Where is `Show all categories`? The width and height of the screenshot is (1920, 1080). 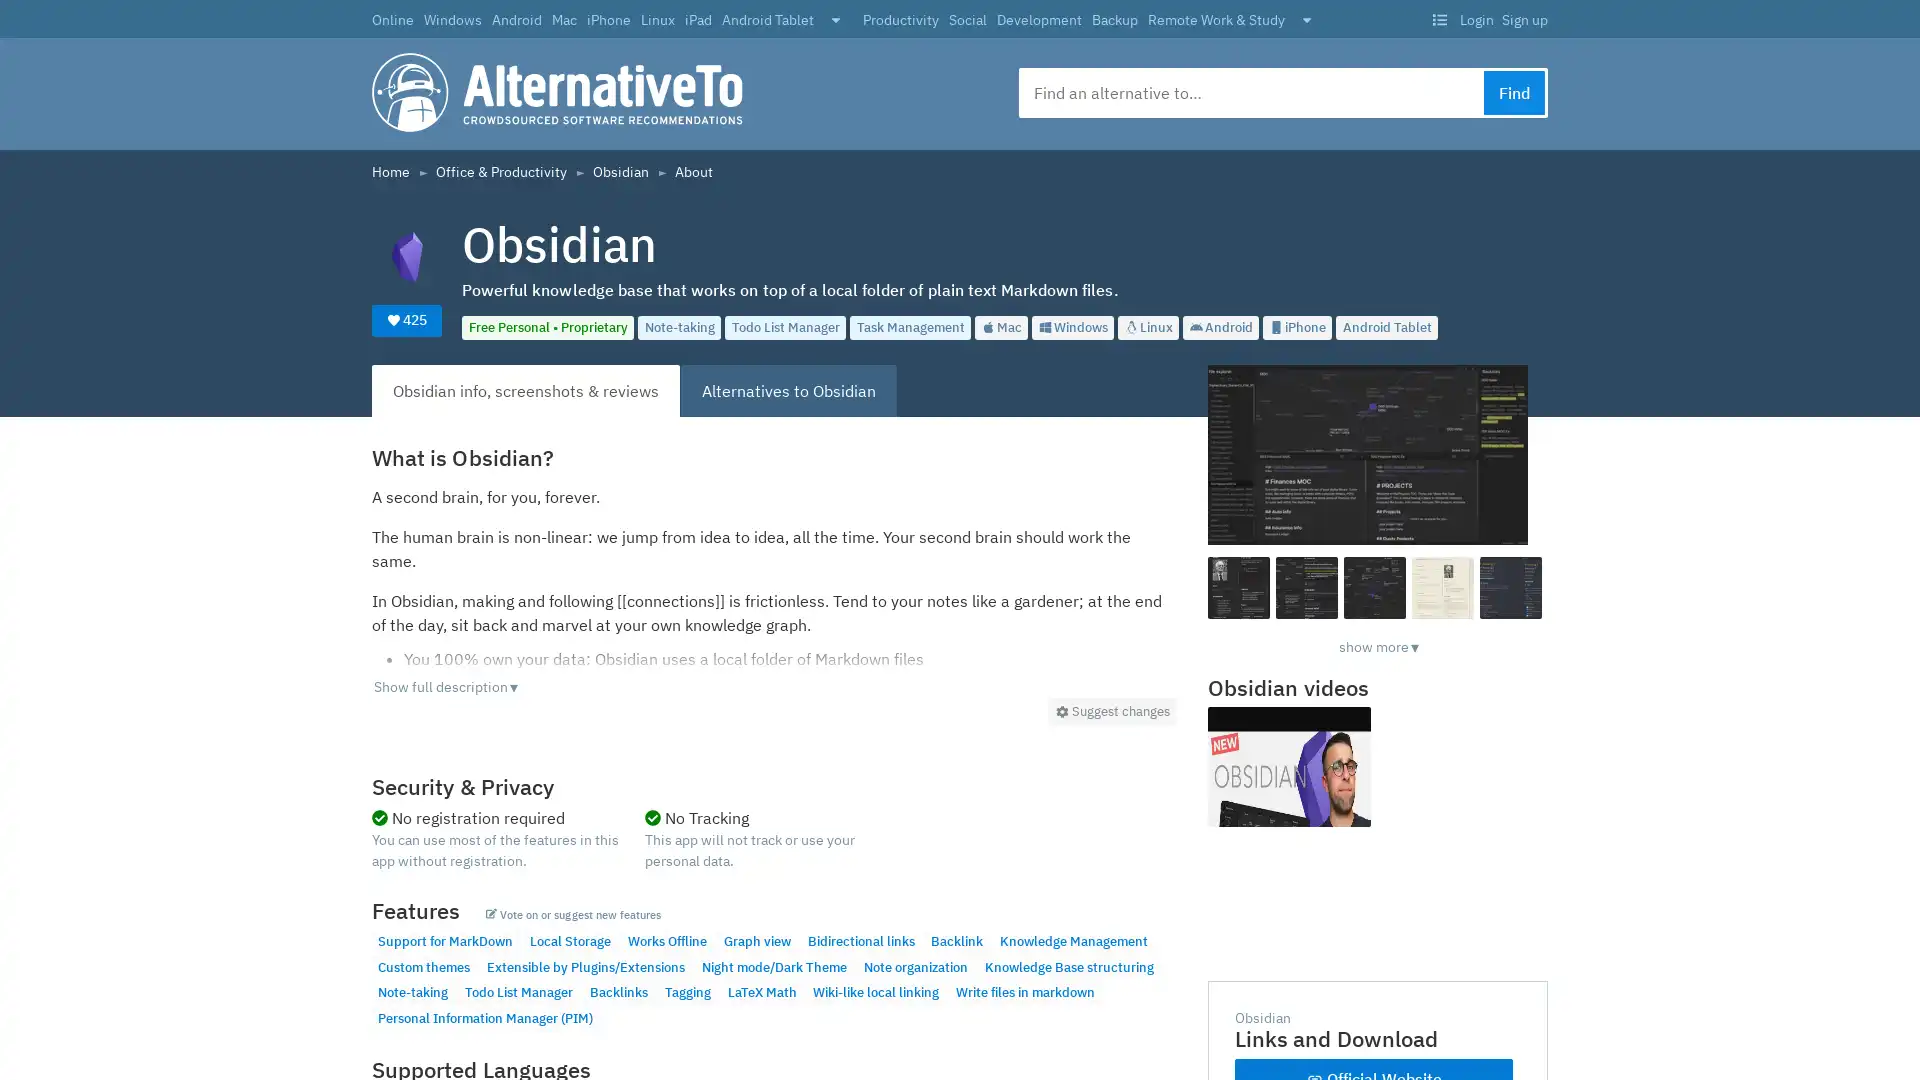 Show all categories is located at coordinates (1306, 21).